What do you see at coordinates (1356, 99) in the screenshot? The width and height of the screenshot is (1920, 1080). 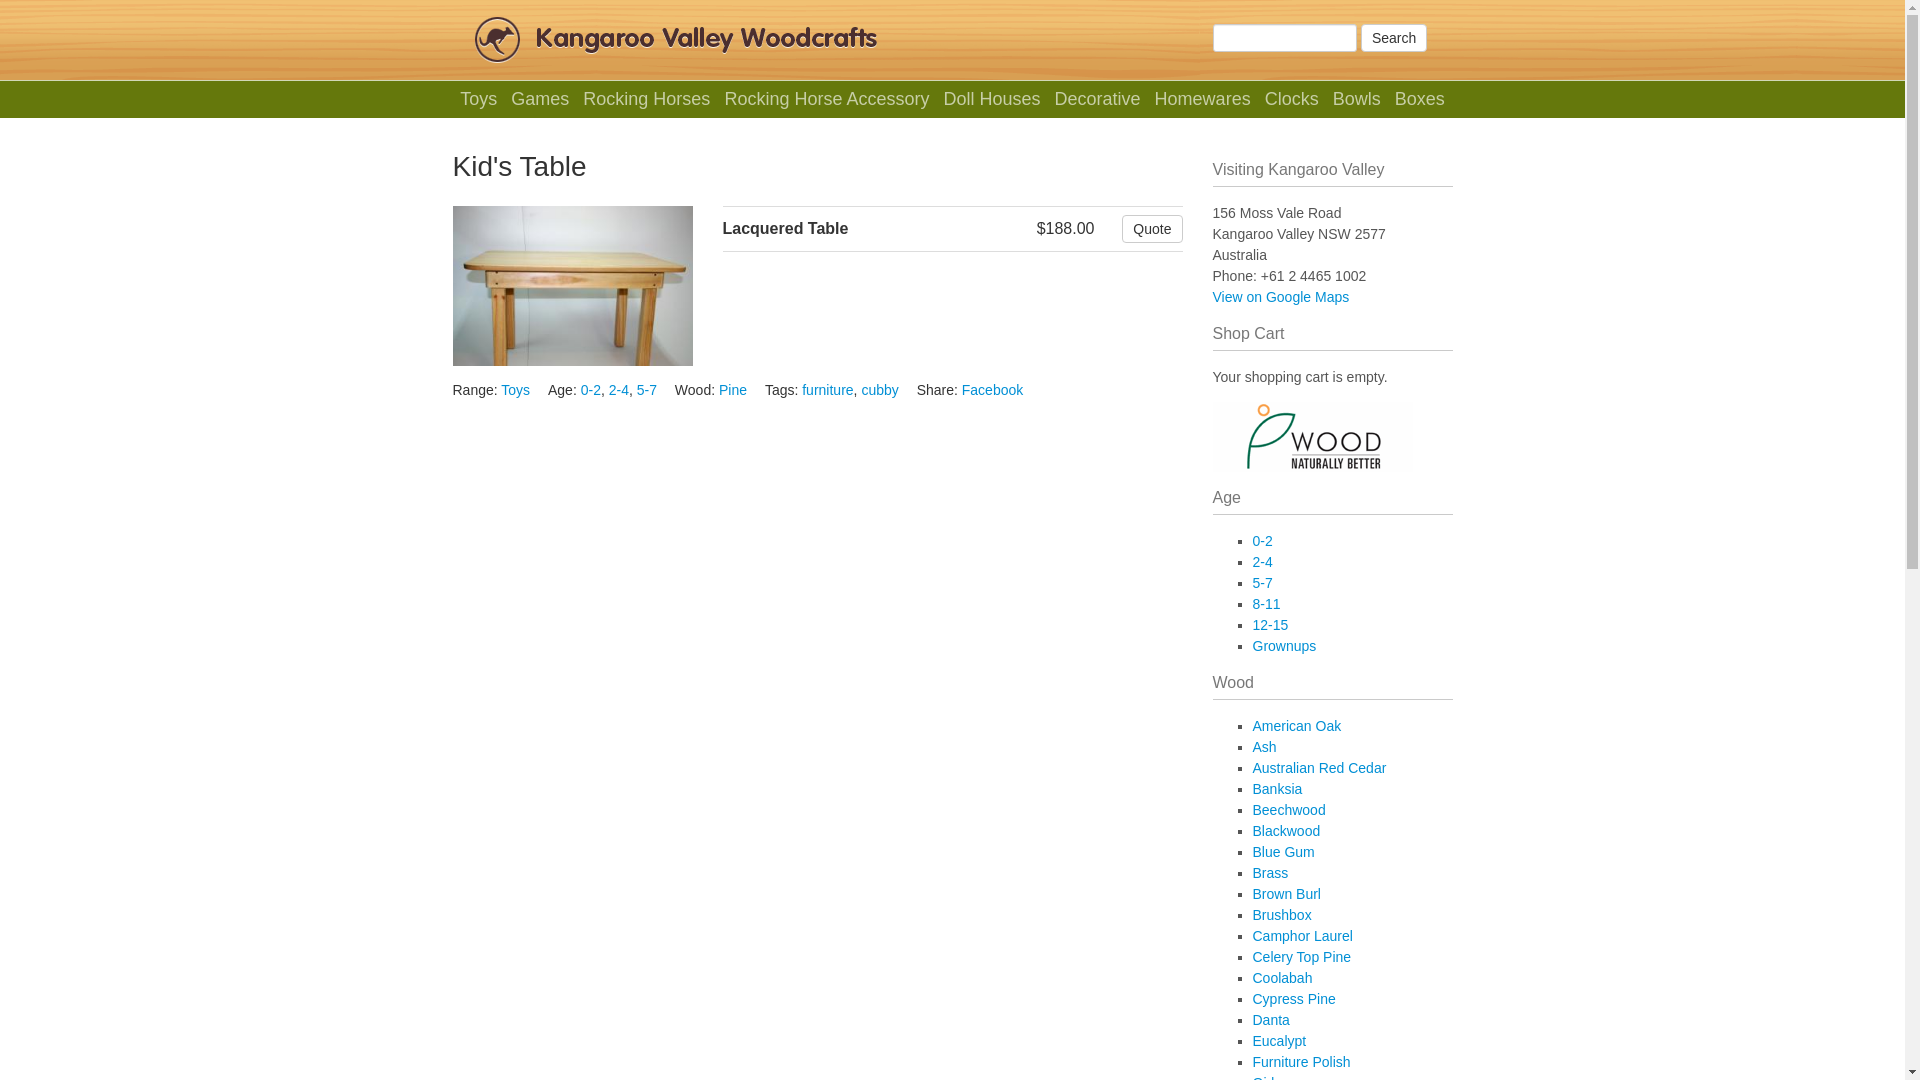 I see `'Bowls'` at bounding box center [1356, 99].